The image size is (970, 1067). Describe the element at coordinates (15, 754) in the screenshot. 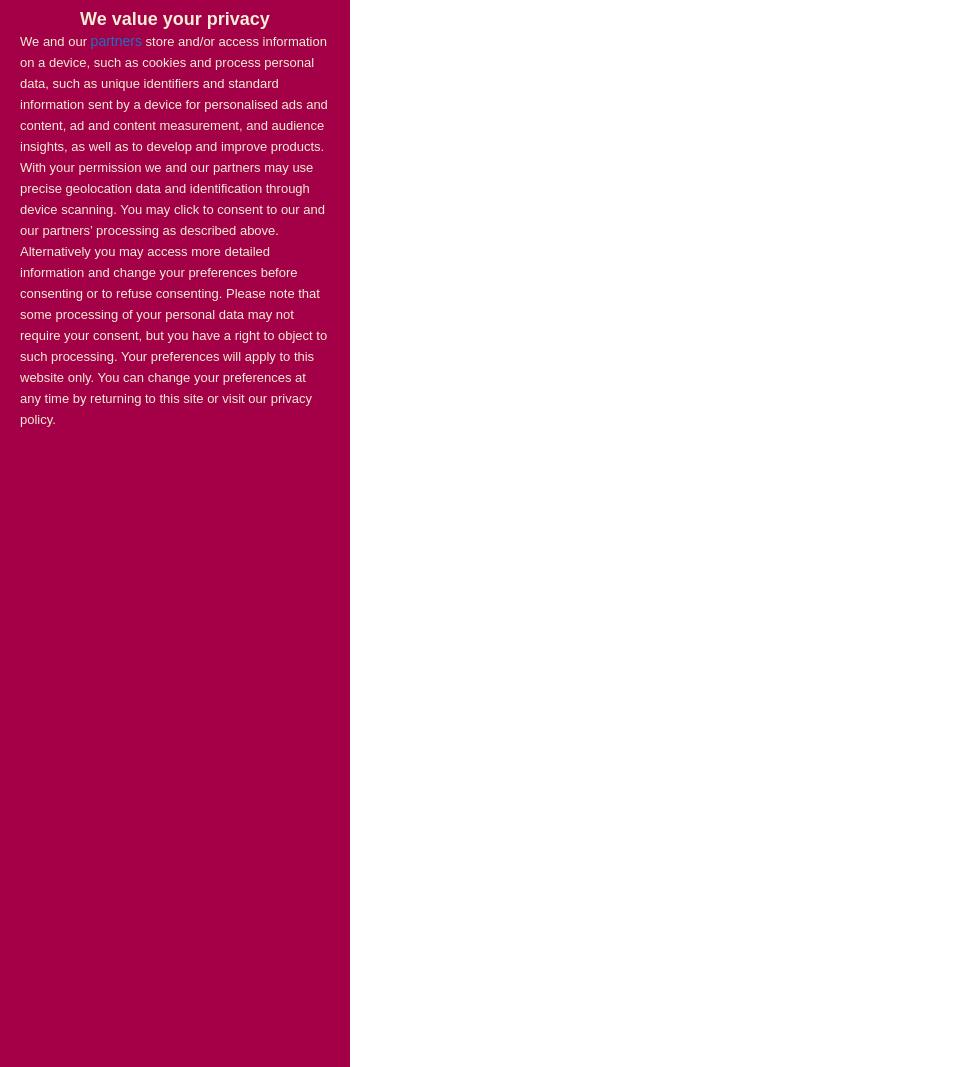

I see `'Communities secretary Sajid Javid'` at that location.